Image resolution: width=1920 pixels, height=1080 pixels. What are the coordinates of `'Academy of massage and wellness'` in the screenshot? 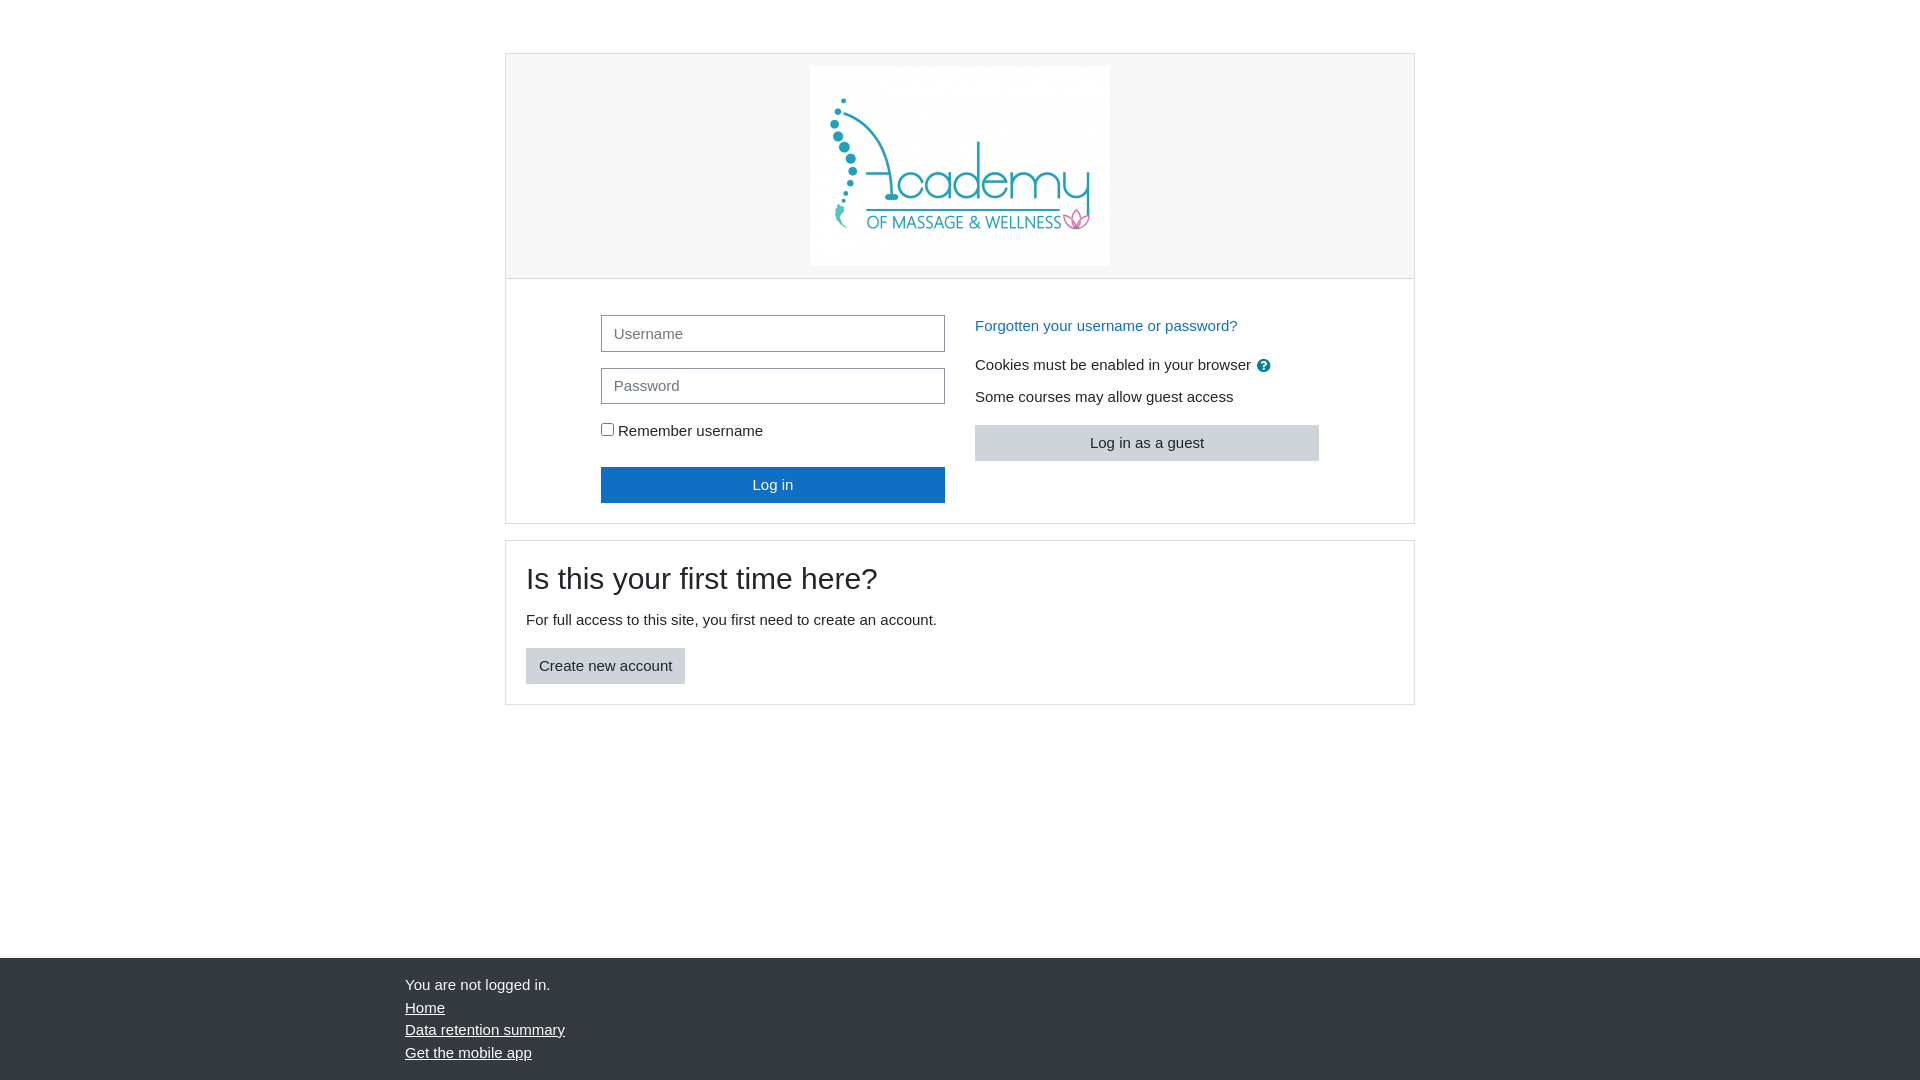 It's located at (960, 164).